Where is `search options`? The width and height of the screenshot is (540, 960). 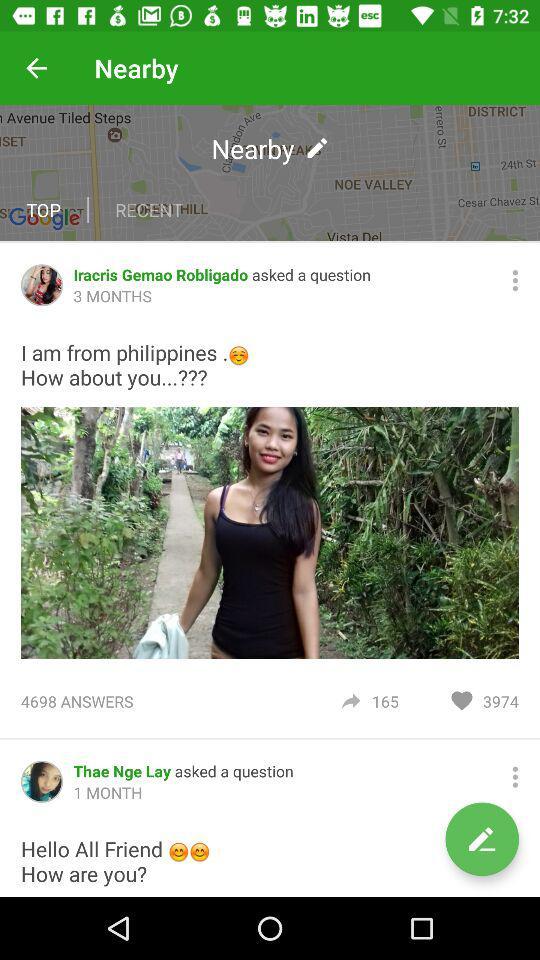
search options is located at coordinates (515, 279).